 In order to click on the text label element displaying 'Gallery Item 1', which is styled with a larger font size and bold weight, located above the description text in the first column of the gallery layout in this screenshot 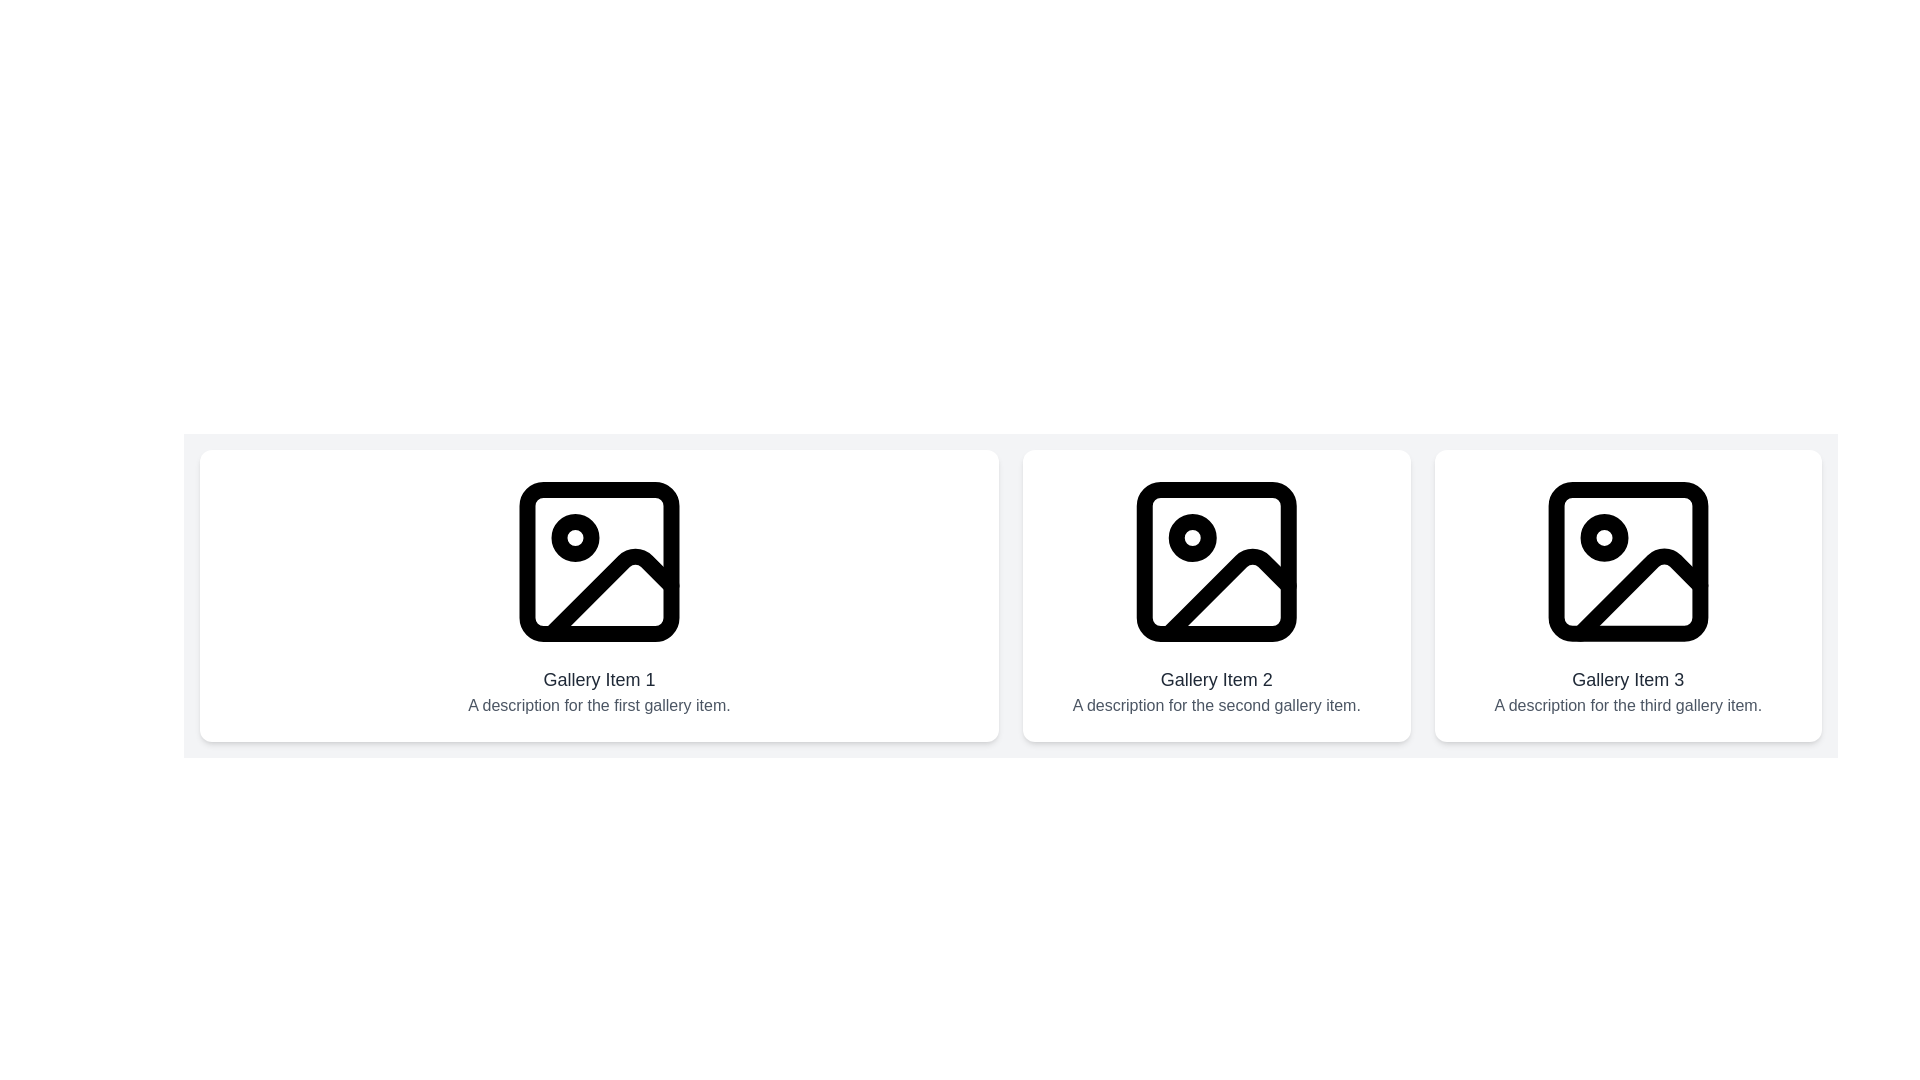, I will do `click(598, 678)`.